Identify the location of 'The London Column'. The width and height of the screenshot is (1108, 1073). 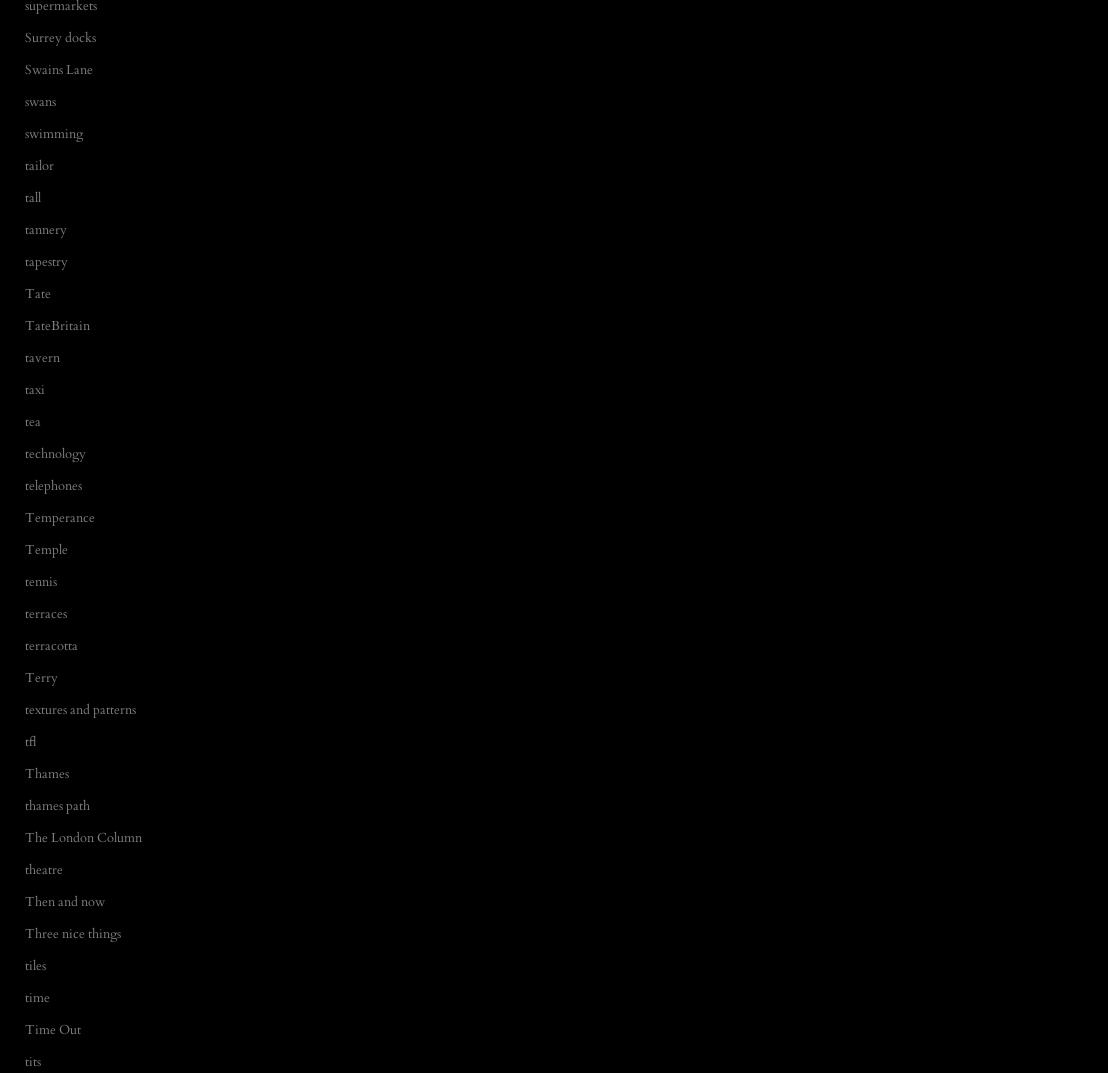
(82, 836).